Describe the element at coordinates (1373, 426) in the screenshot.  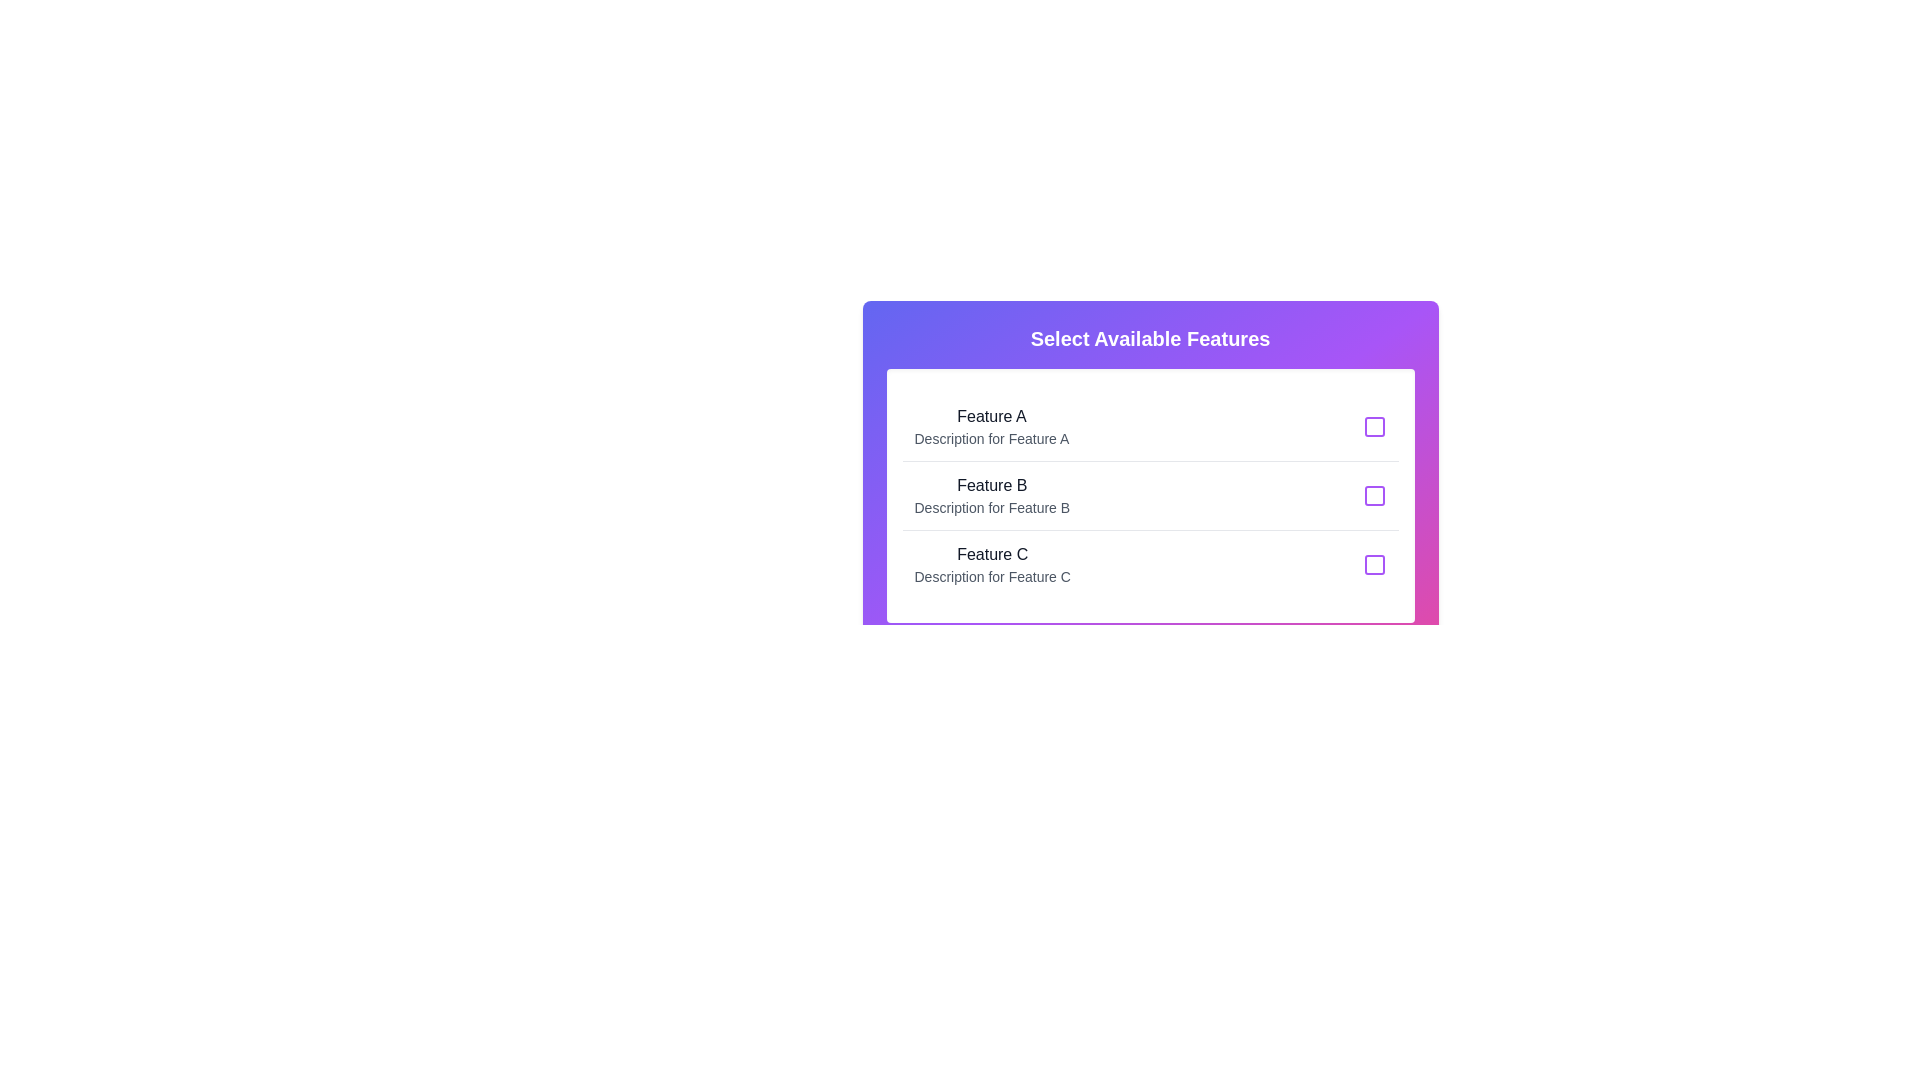
I see `the checkbox indicator located in the upper-right corner of the first row of the feature list for more information` at that location.